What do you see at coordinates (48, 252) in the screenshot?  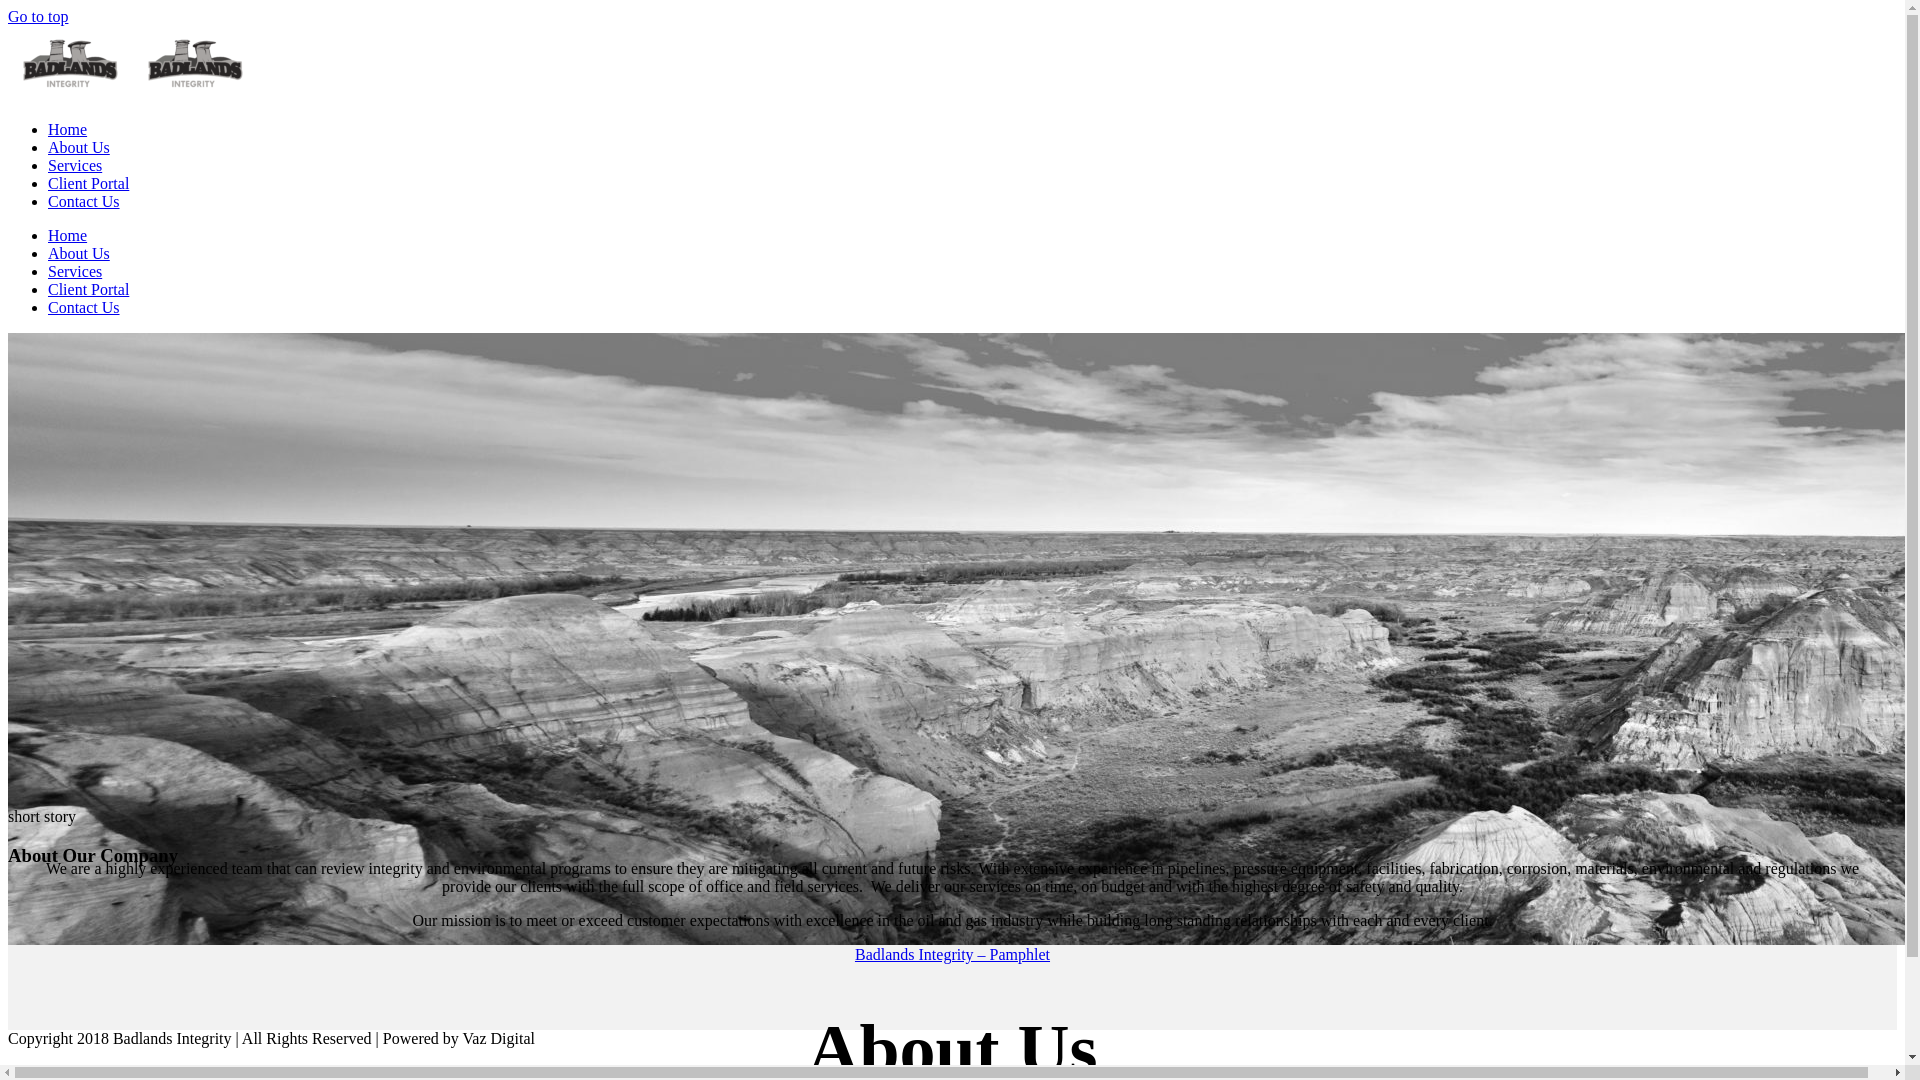 I see `'About Us'` at bounding box center [48, 252].